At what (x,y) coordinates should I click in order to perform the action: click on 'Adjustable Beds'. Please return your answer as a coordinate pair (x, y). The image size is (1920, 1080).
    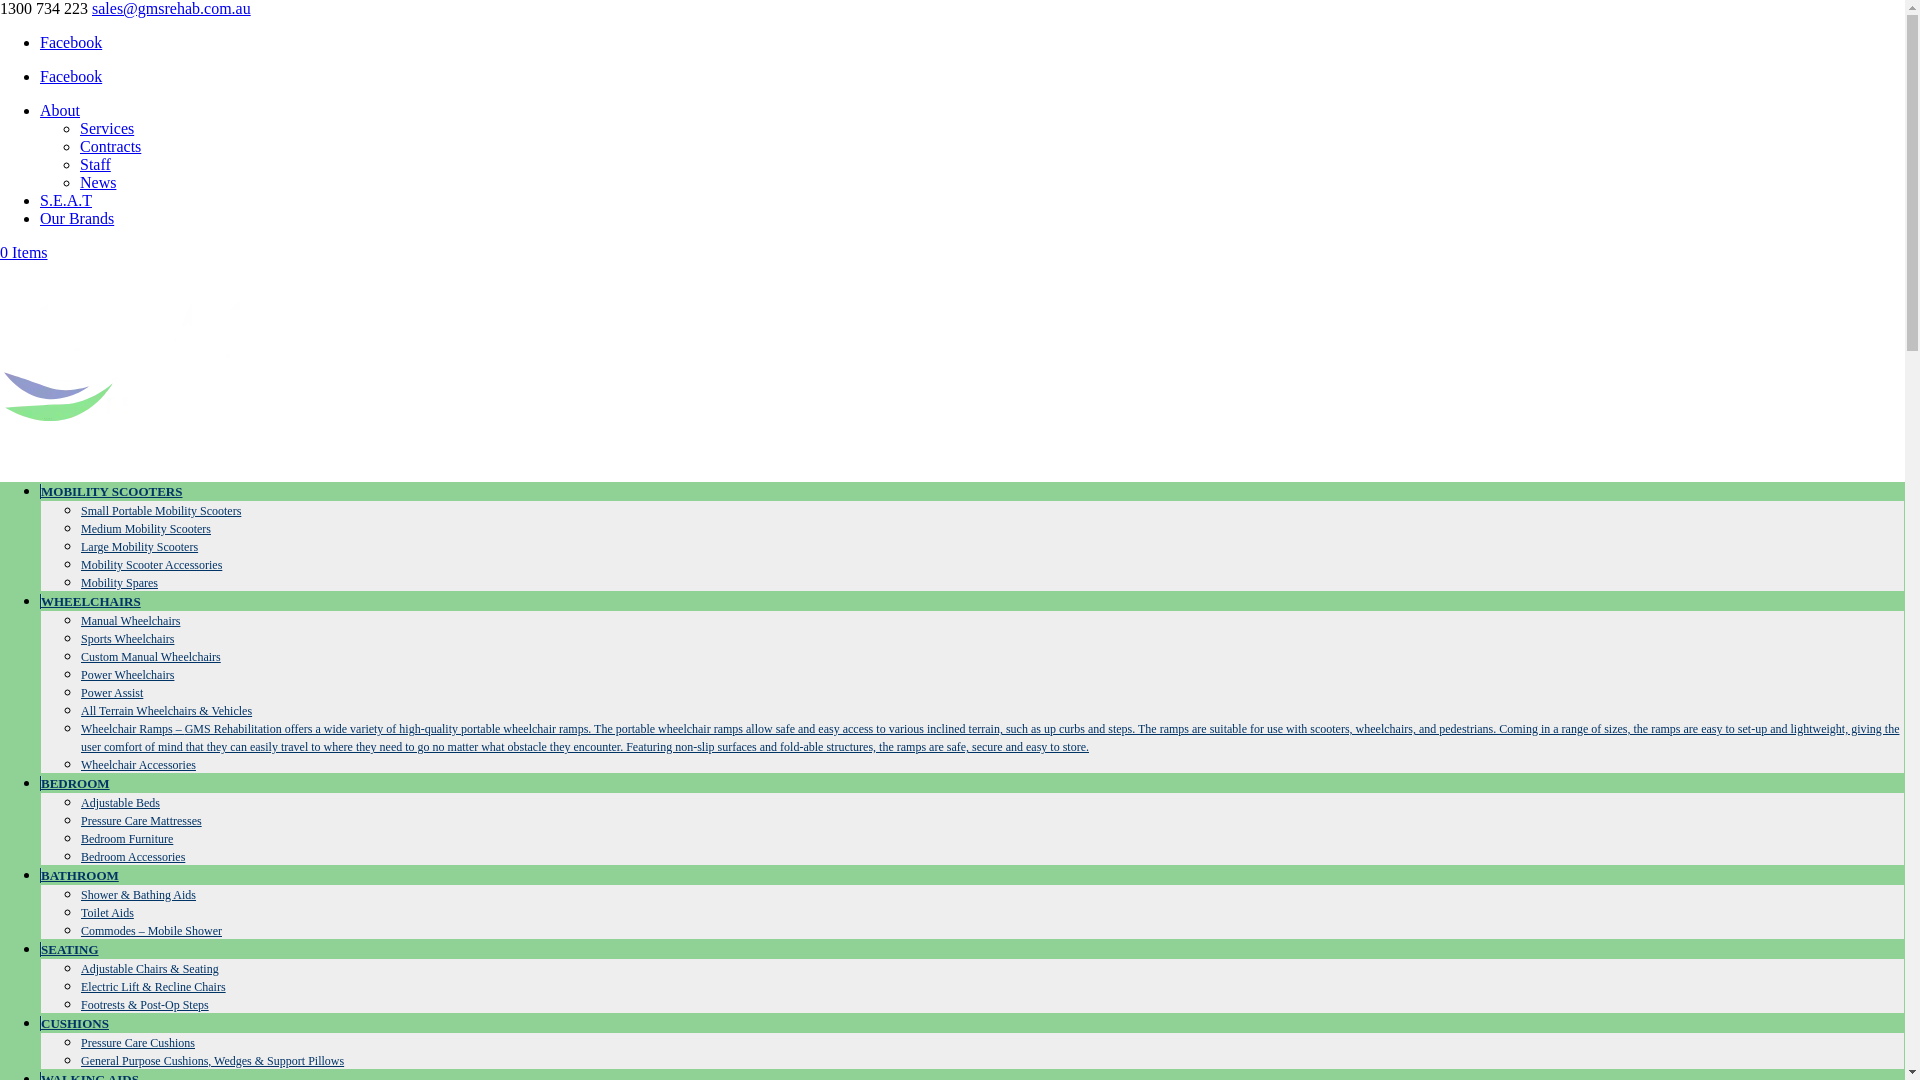
    Looking at the image, I should click on (119, 801).